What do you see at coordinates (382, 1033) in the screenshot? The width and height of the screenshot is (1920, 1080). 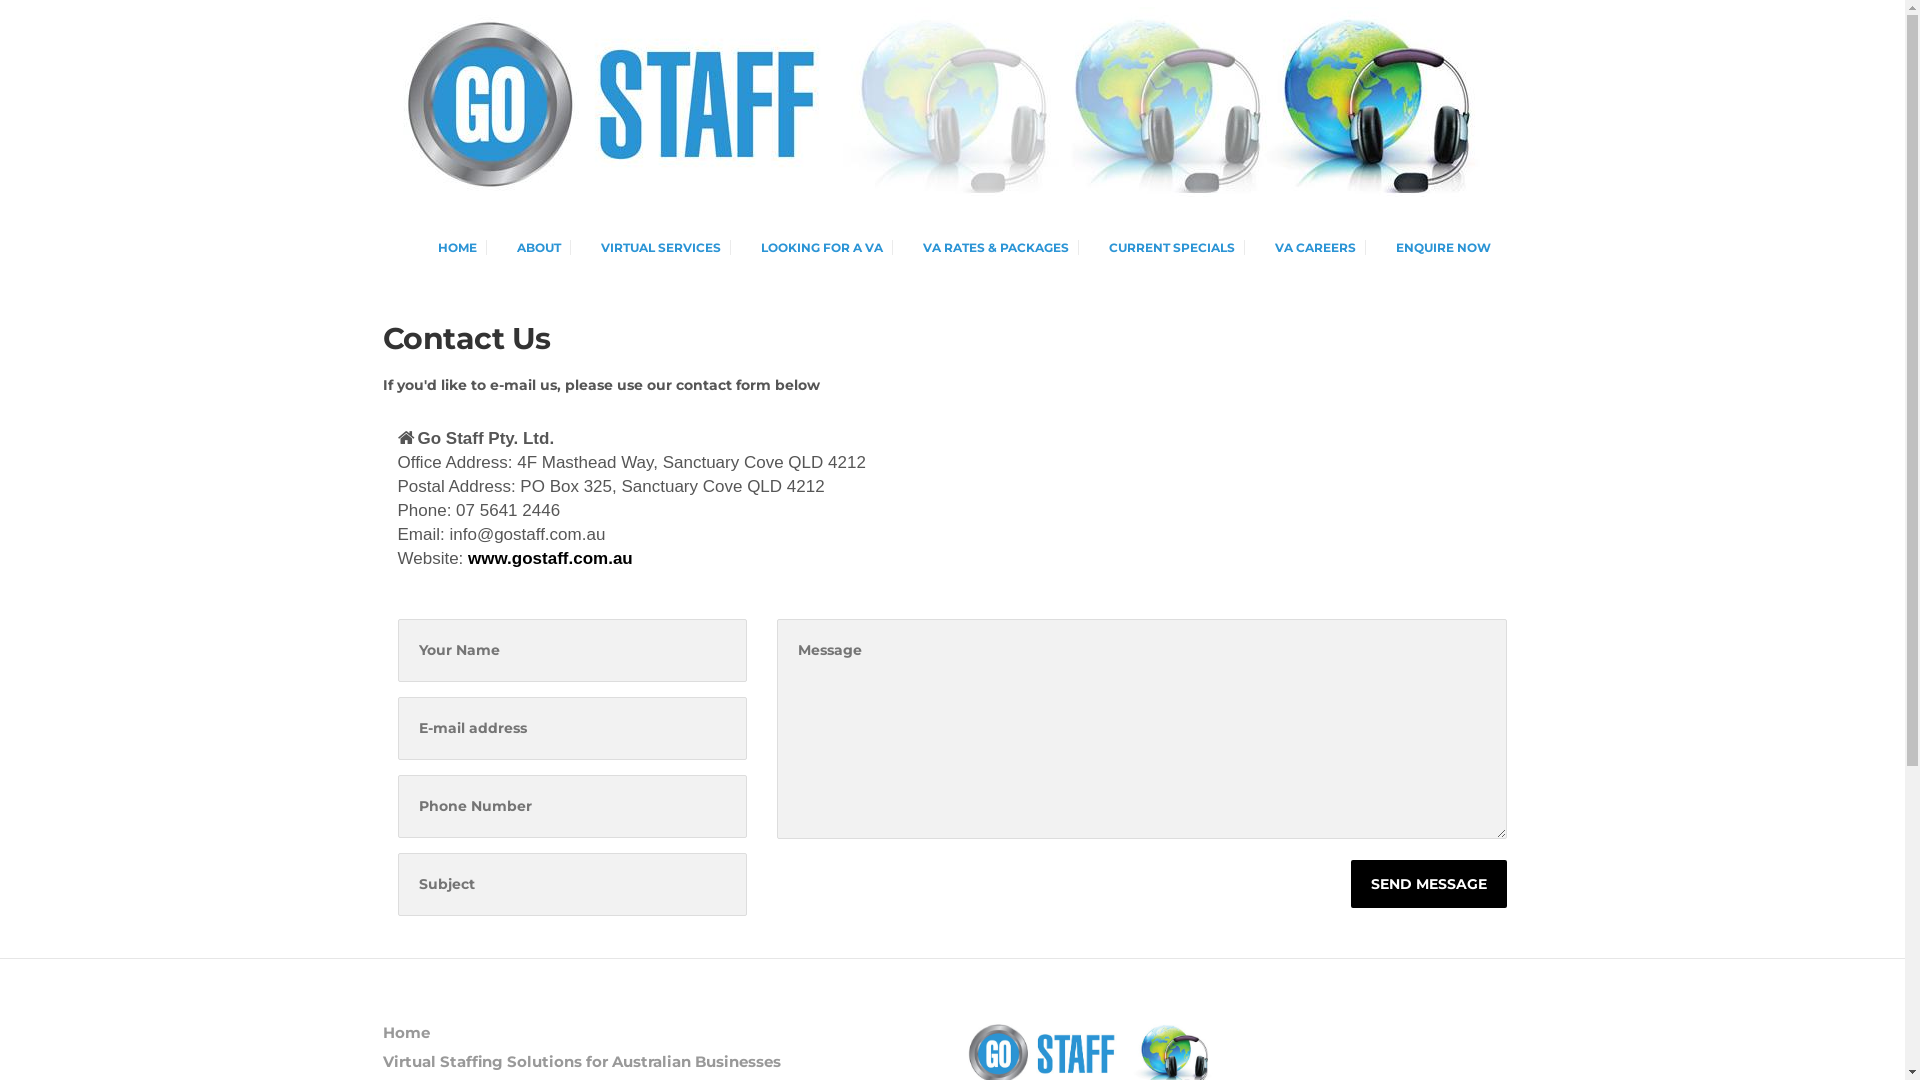 I see `'Home'` at bounding box center [382, 1033].